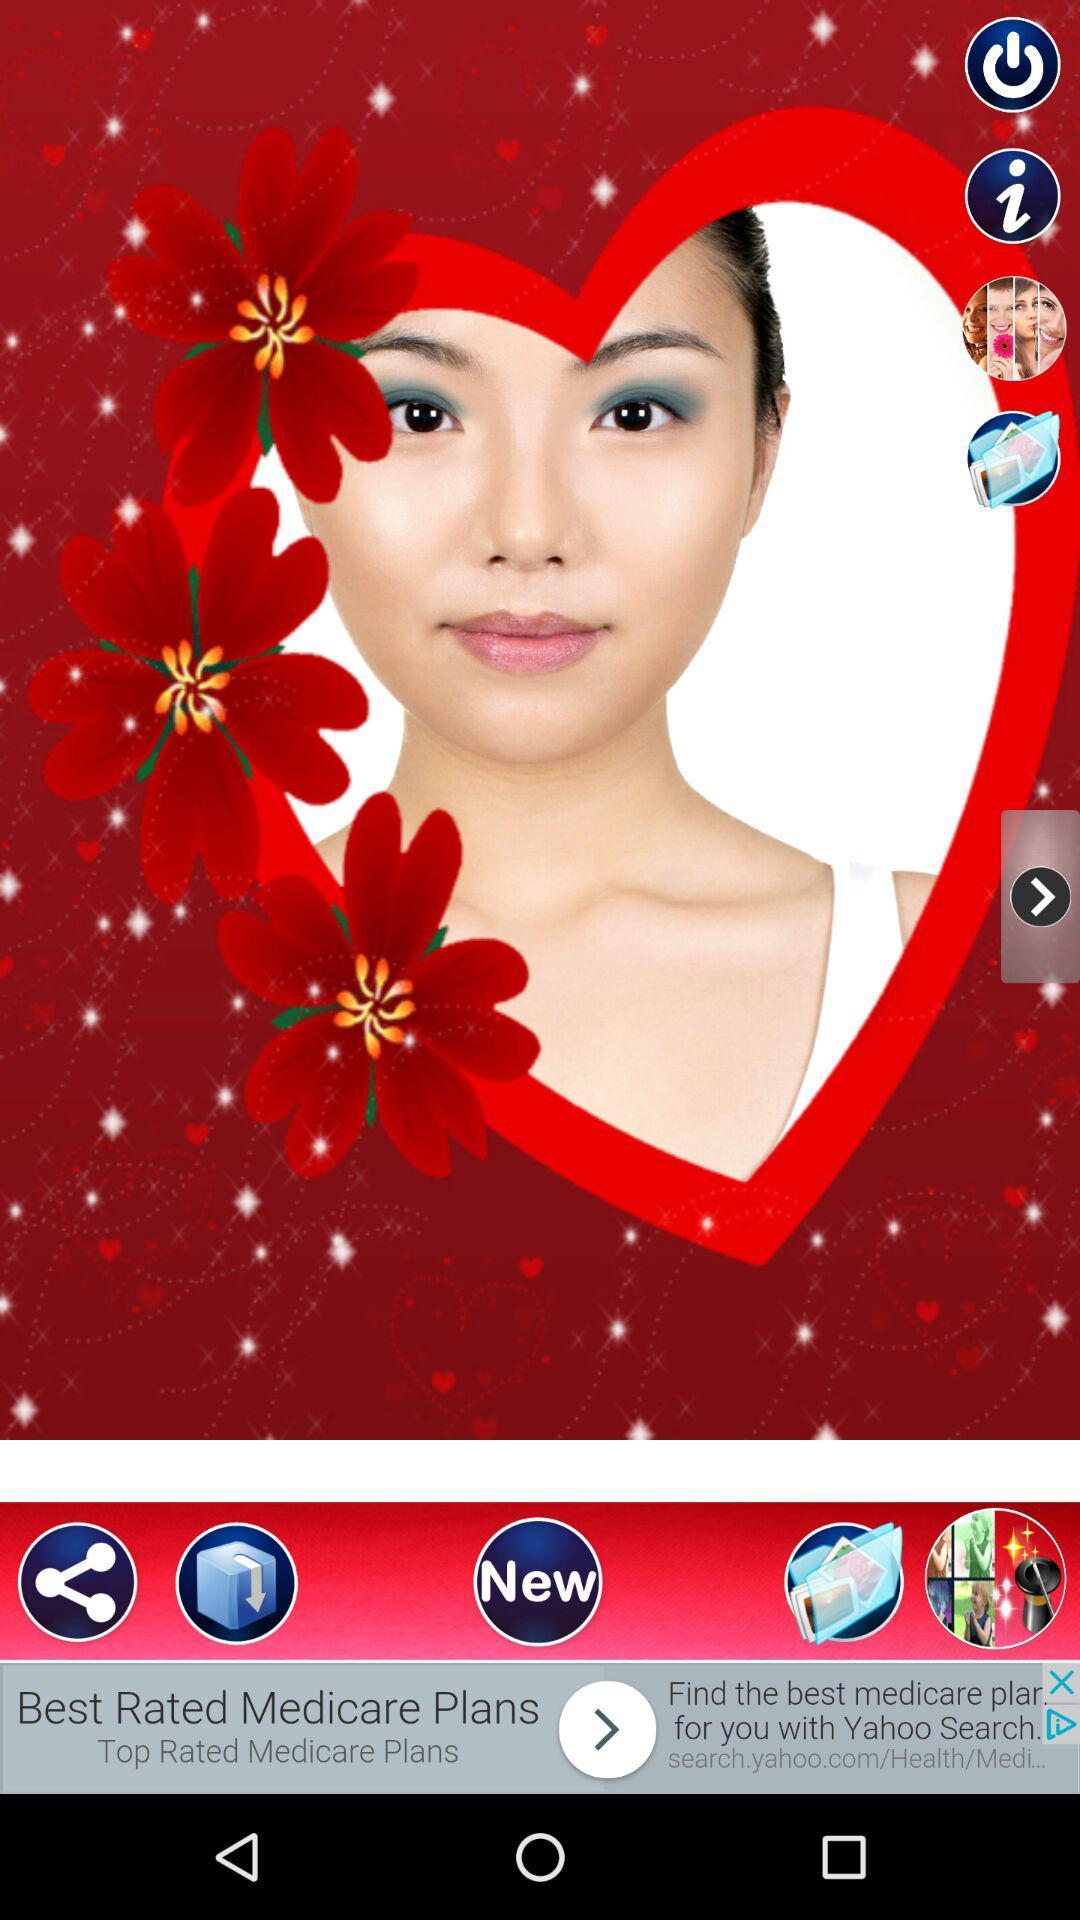  I want to click on advertisements place, so click(540, 1727).